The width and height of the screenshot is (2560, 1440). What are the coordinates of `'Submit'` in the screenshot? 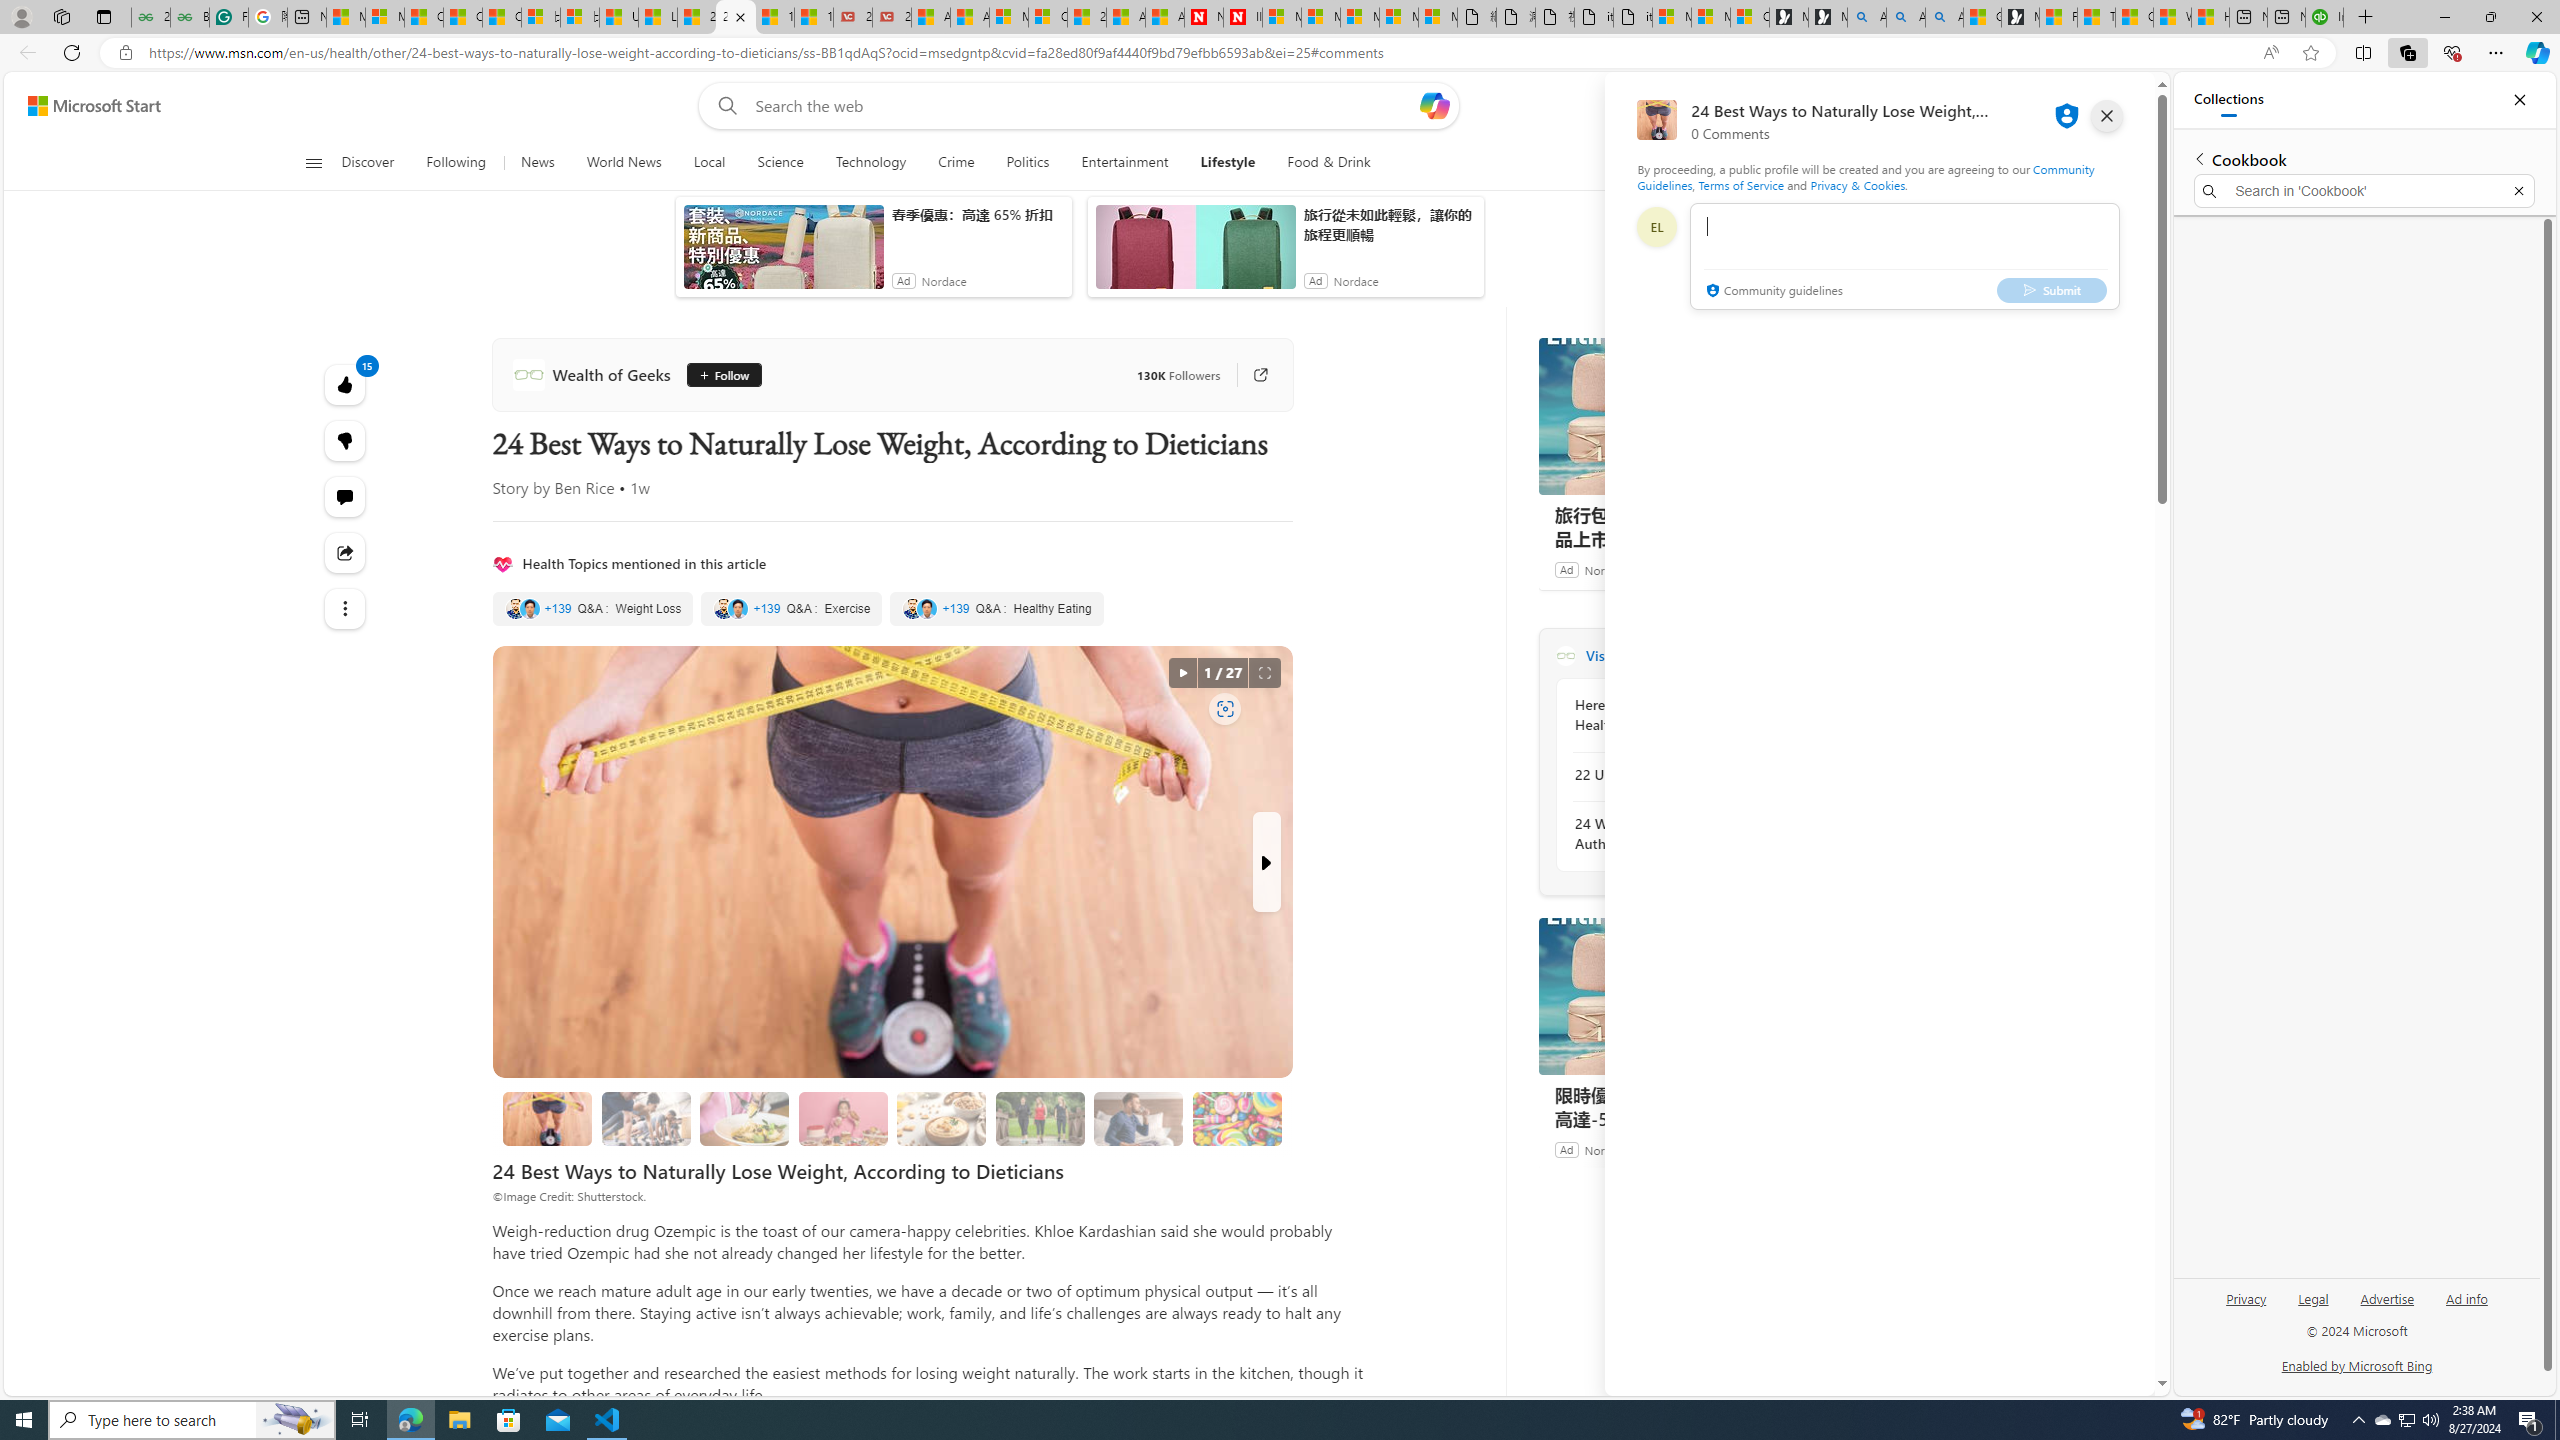 It's located at (2050, 288).